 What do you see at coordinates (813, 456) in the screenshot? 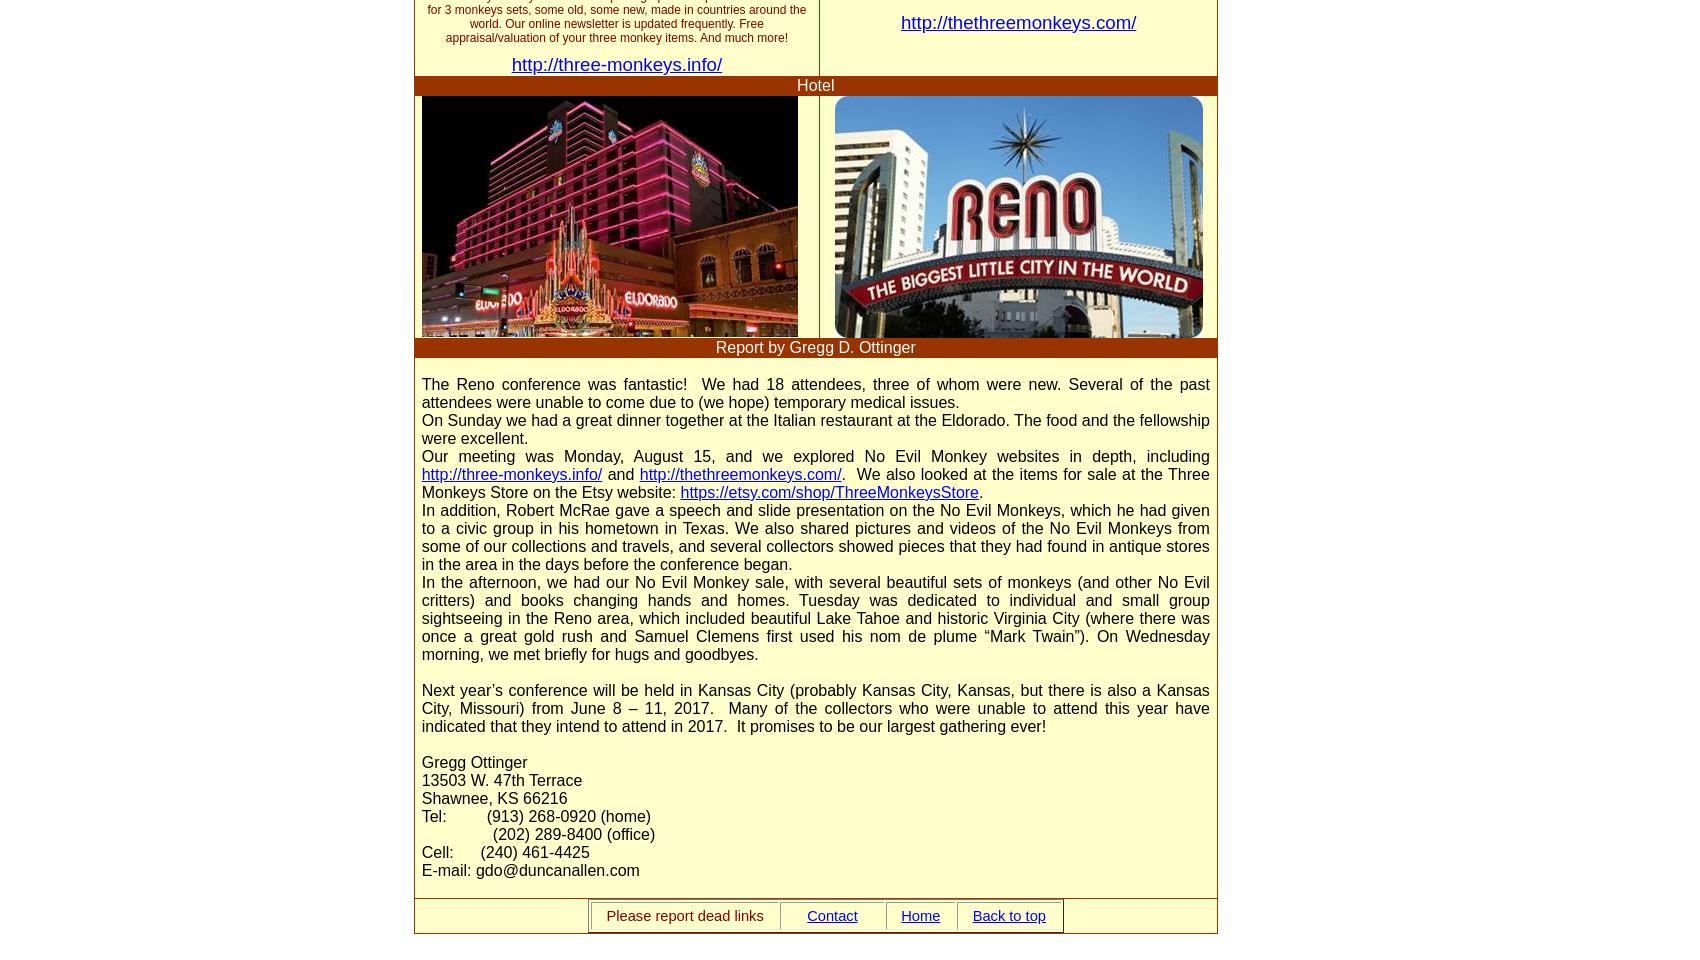
I see `'Our meeting was Monday, August 15,
  and we explored No Evil Monkey websites in depth, including'` at bounding box center [813, 456].